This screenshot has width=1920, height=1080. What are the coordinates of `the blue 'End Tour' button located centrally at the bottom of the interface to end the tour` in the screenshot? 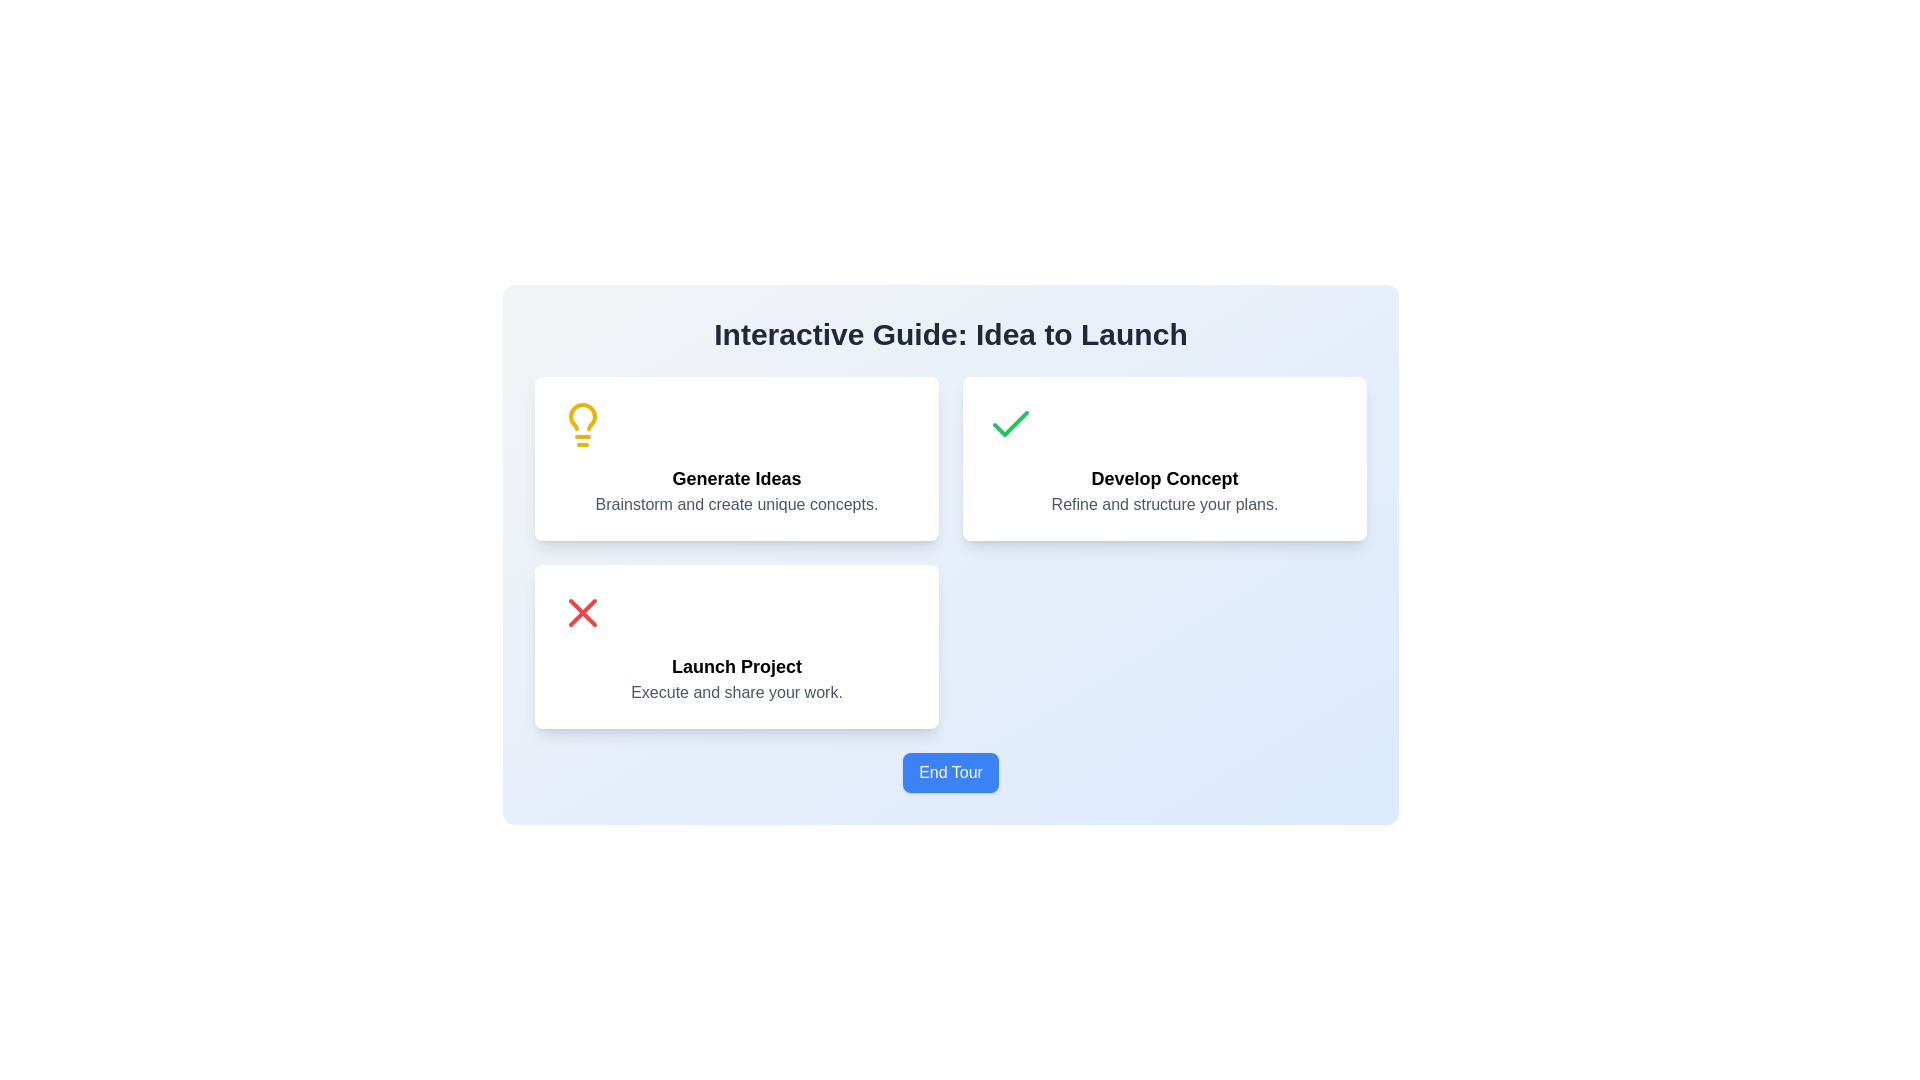 It's located at (949, 771).